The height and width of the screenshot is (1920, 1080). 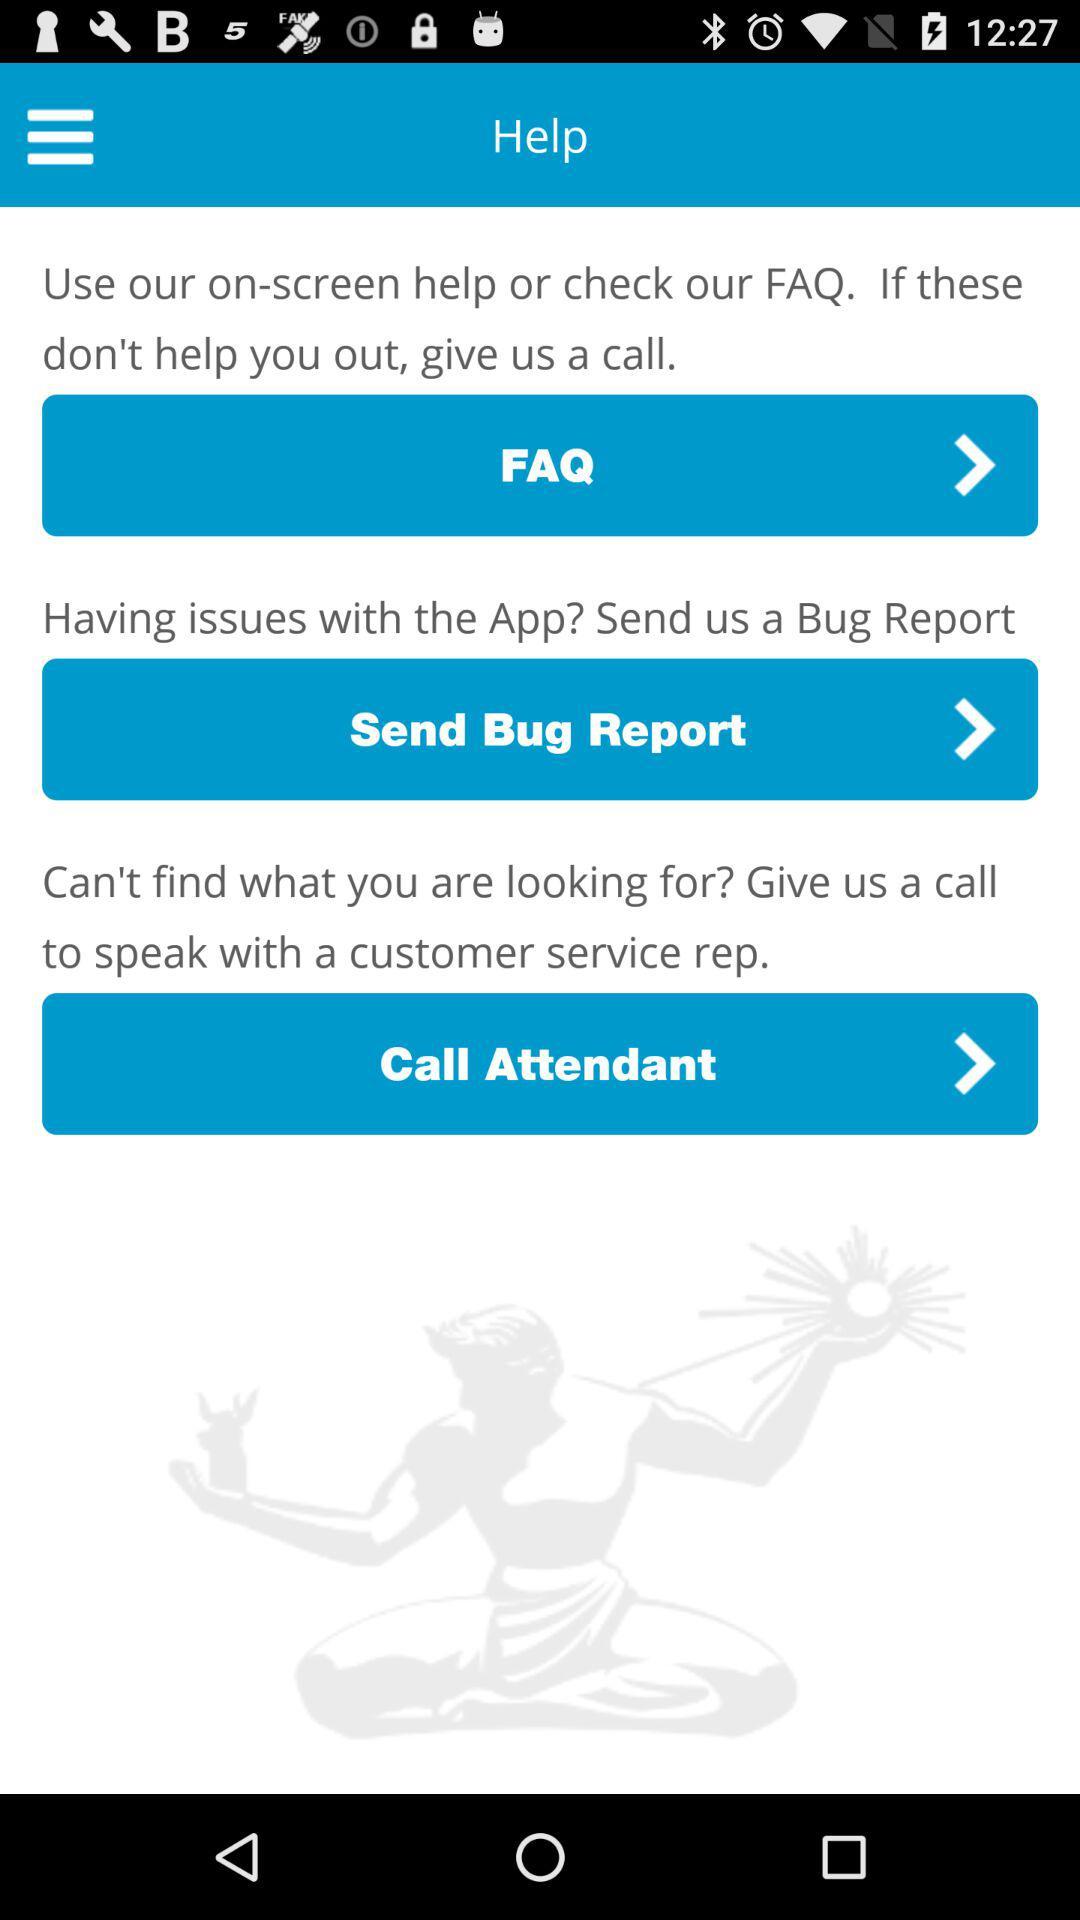 I want to click on the menu icon, so click(x=59, y=143).